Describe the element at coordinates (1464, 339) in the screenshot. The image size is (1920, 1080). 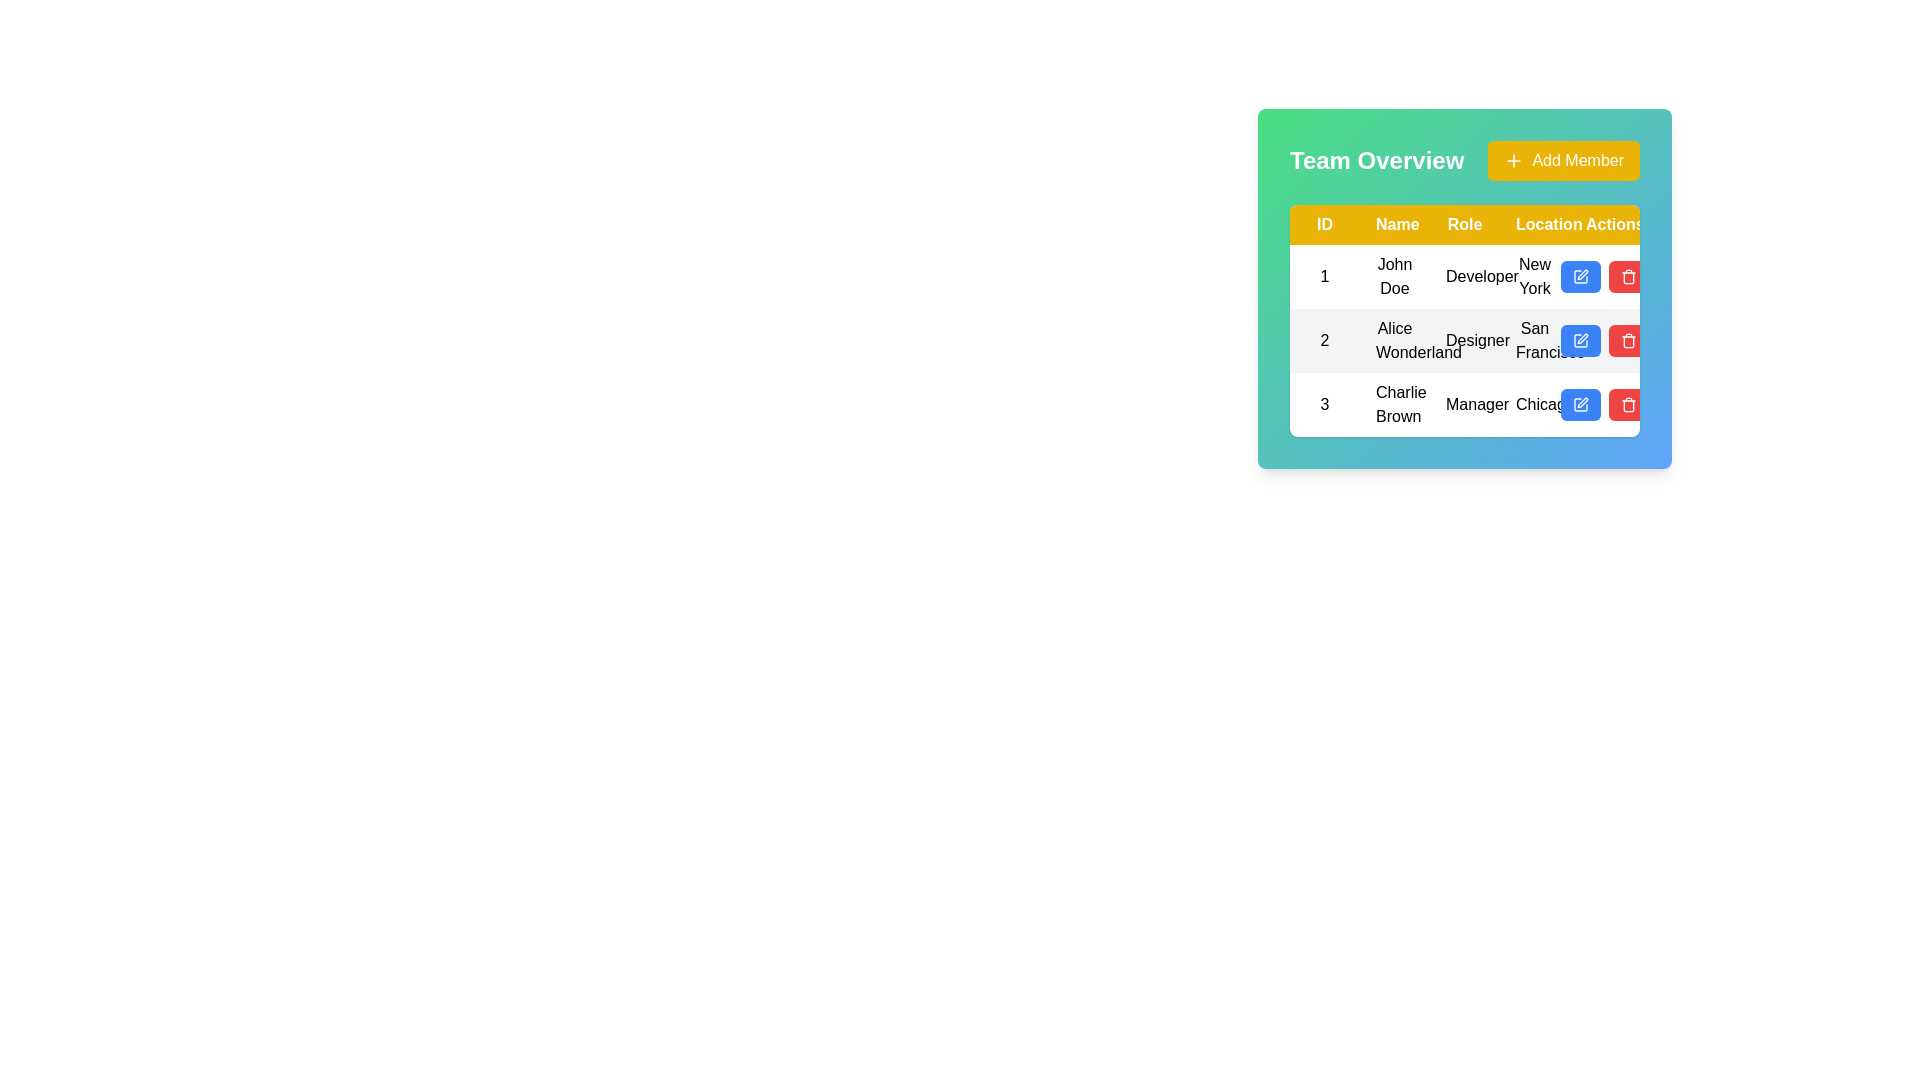
I see `the static text element displaying 'Designer' within the 'Role' column for 'Alice Wonderland' in the table` at that location.